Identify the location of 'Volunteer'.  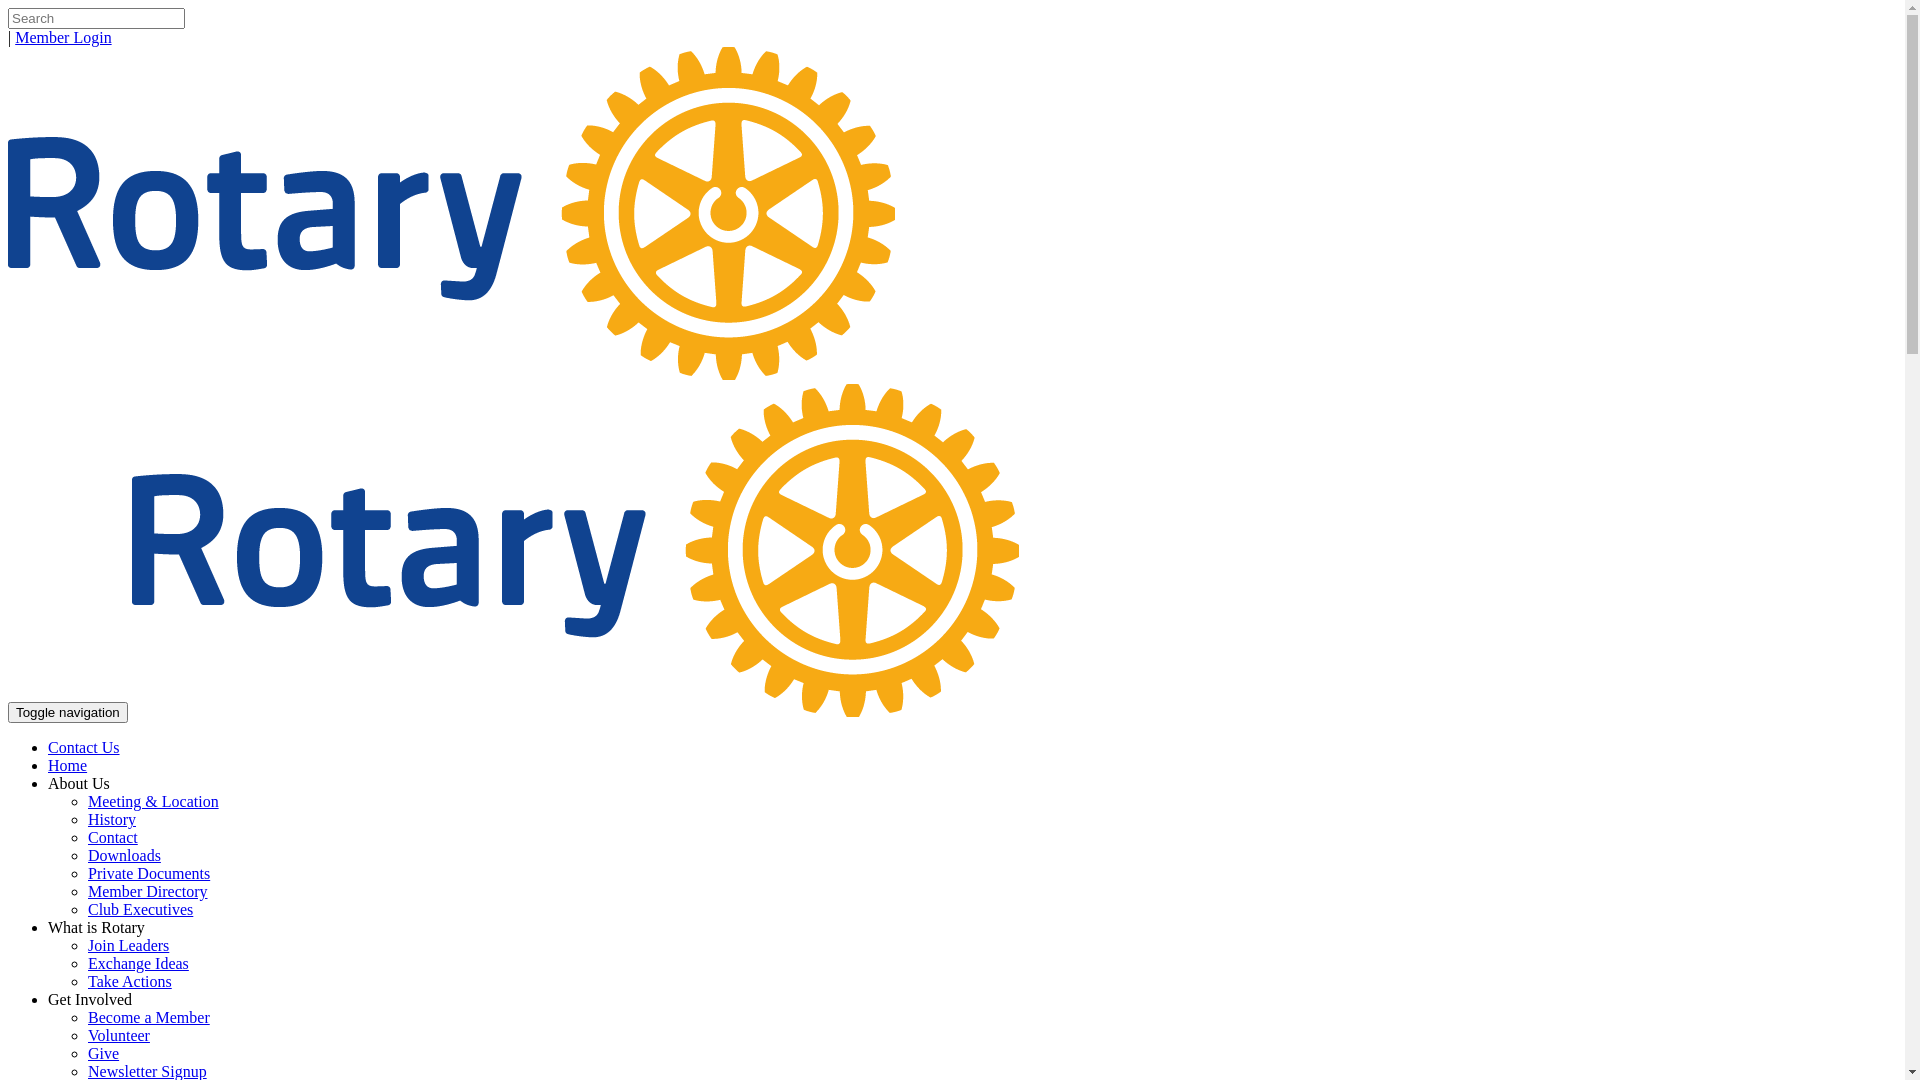
(86, 1035).